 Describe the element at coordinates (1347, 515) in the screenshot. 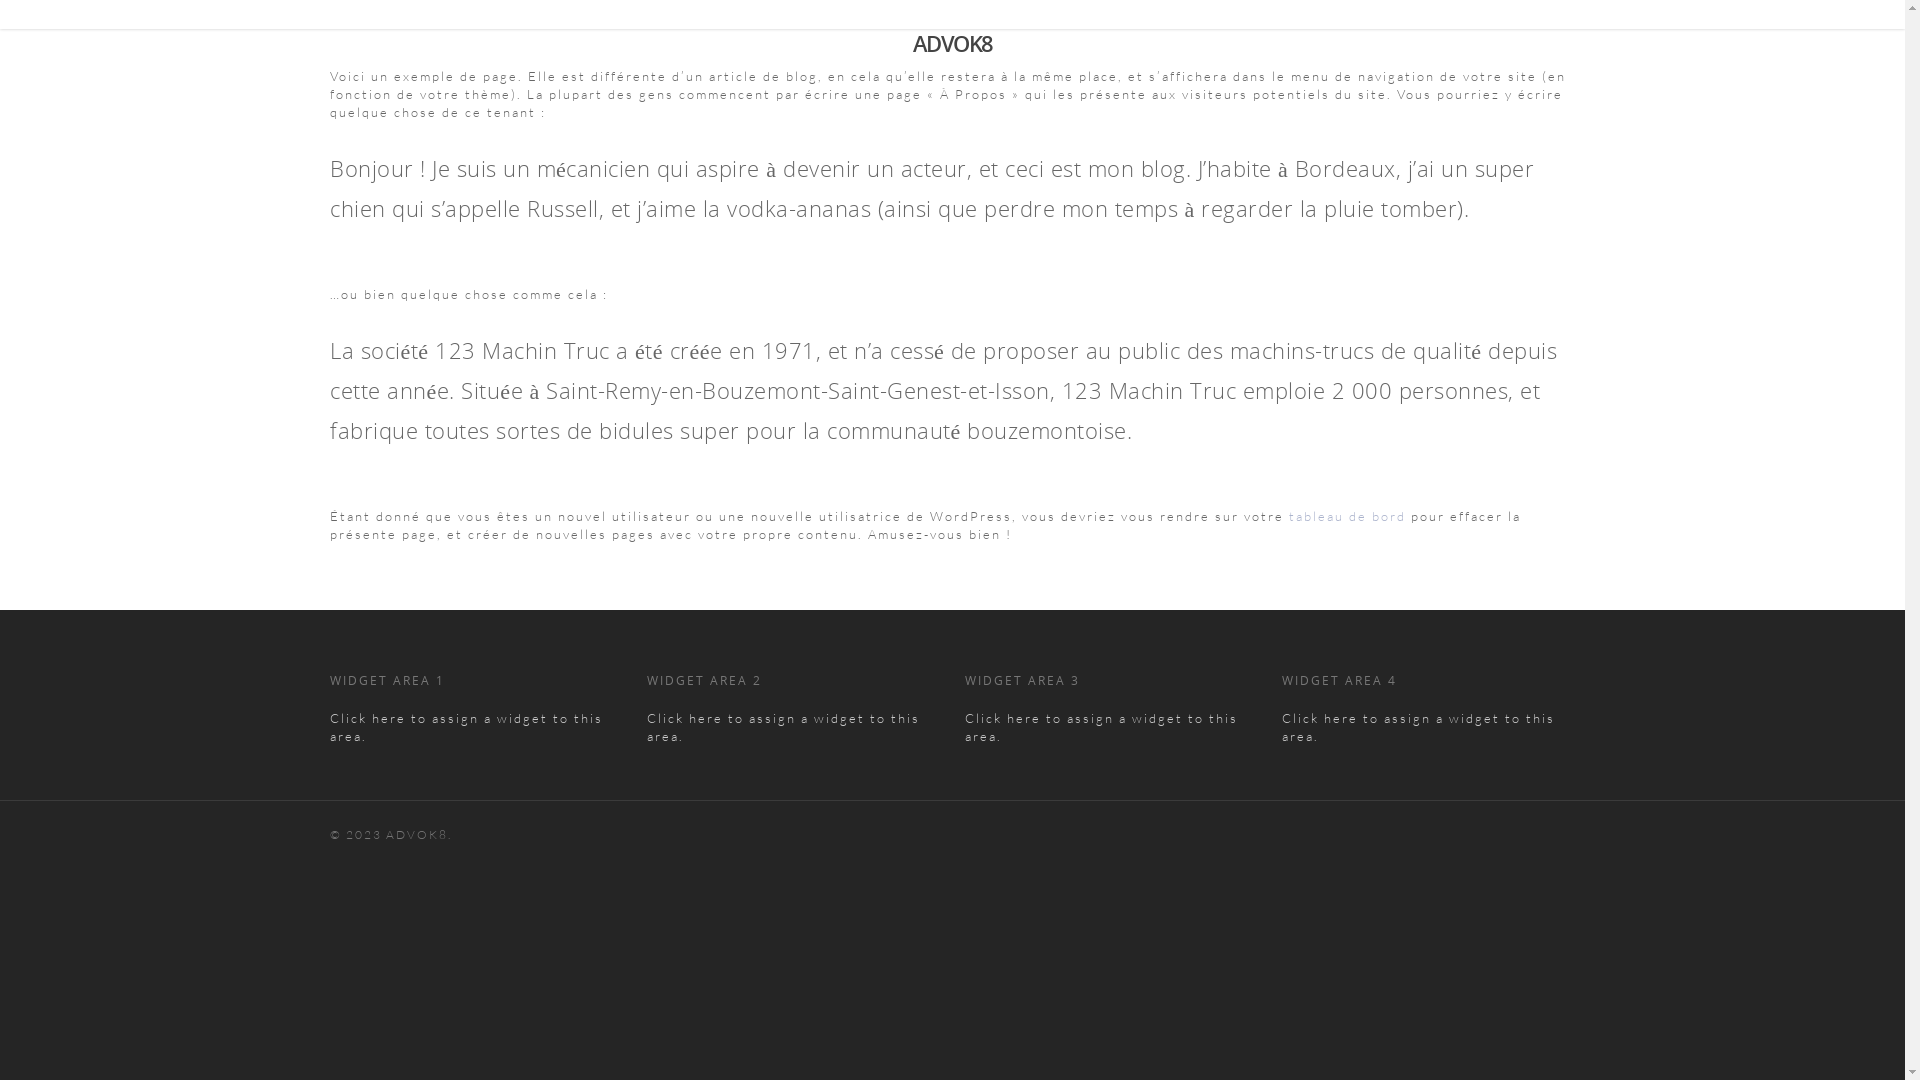

I see `'tableau de bord'` at that location.